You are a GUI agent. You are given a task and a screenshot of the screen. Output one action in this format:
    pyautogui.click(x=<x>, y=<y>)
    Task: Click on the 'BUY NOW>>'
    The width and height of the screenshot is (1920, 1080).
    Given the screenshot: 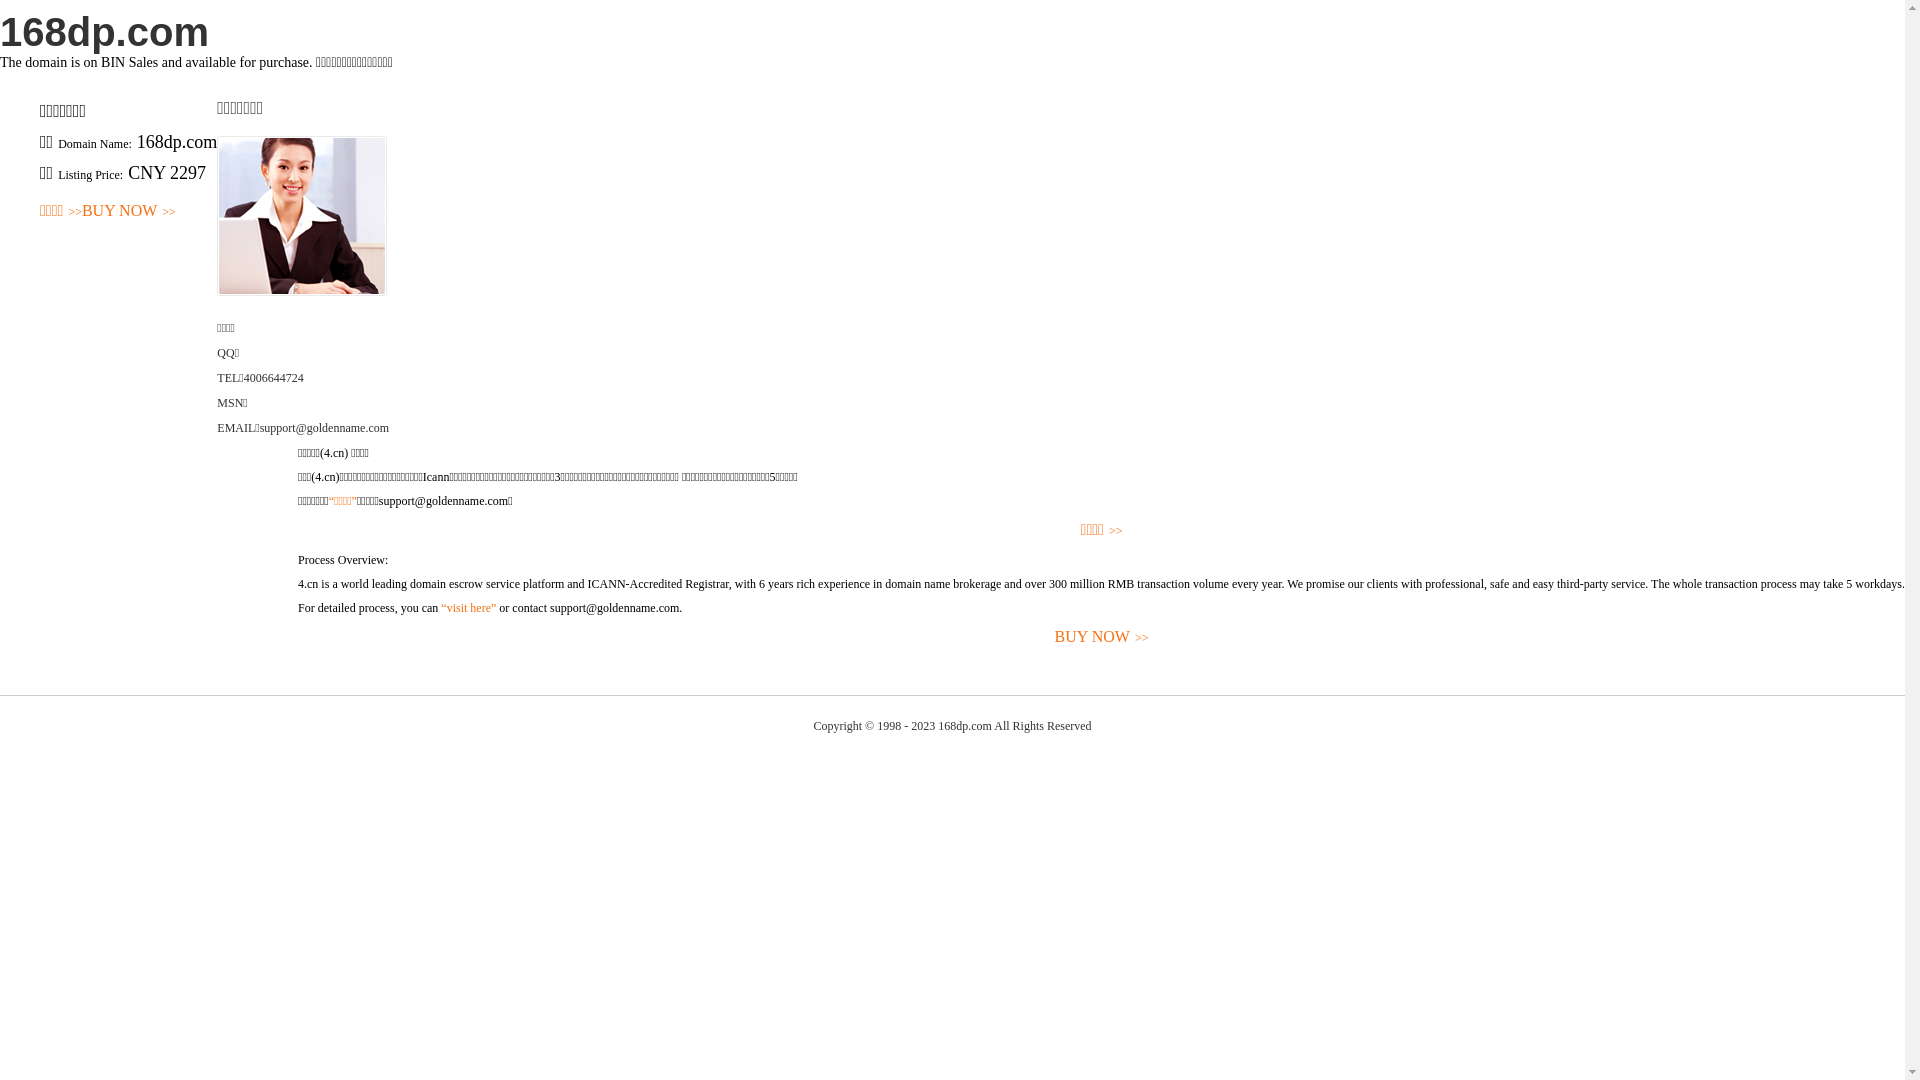 What is the action you would take?
    pyautogui.click(x=128, y=211)
    